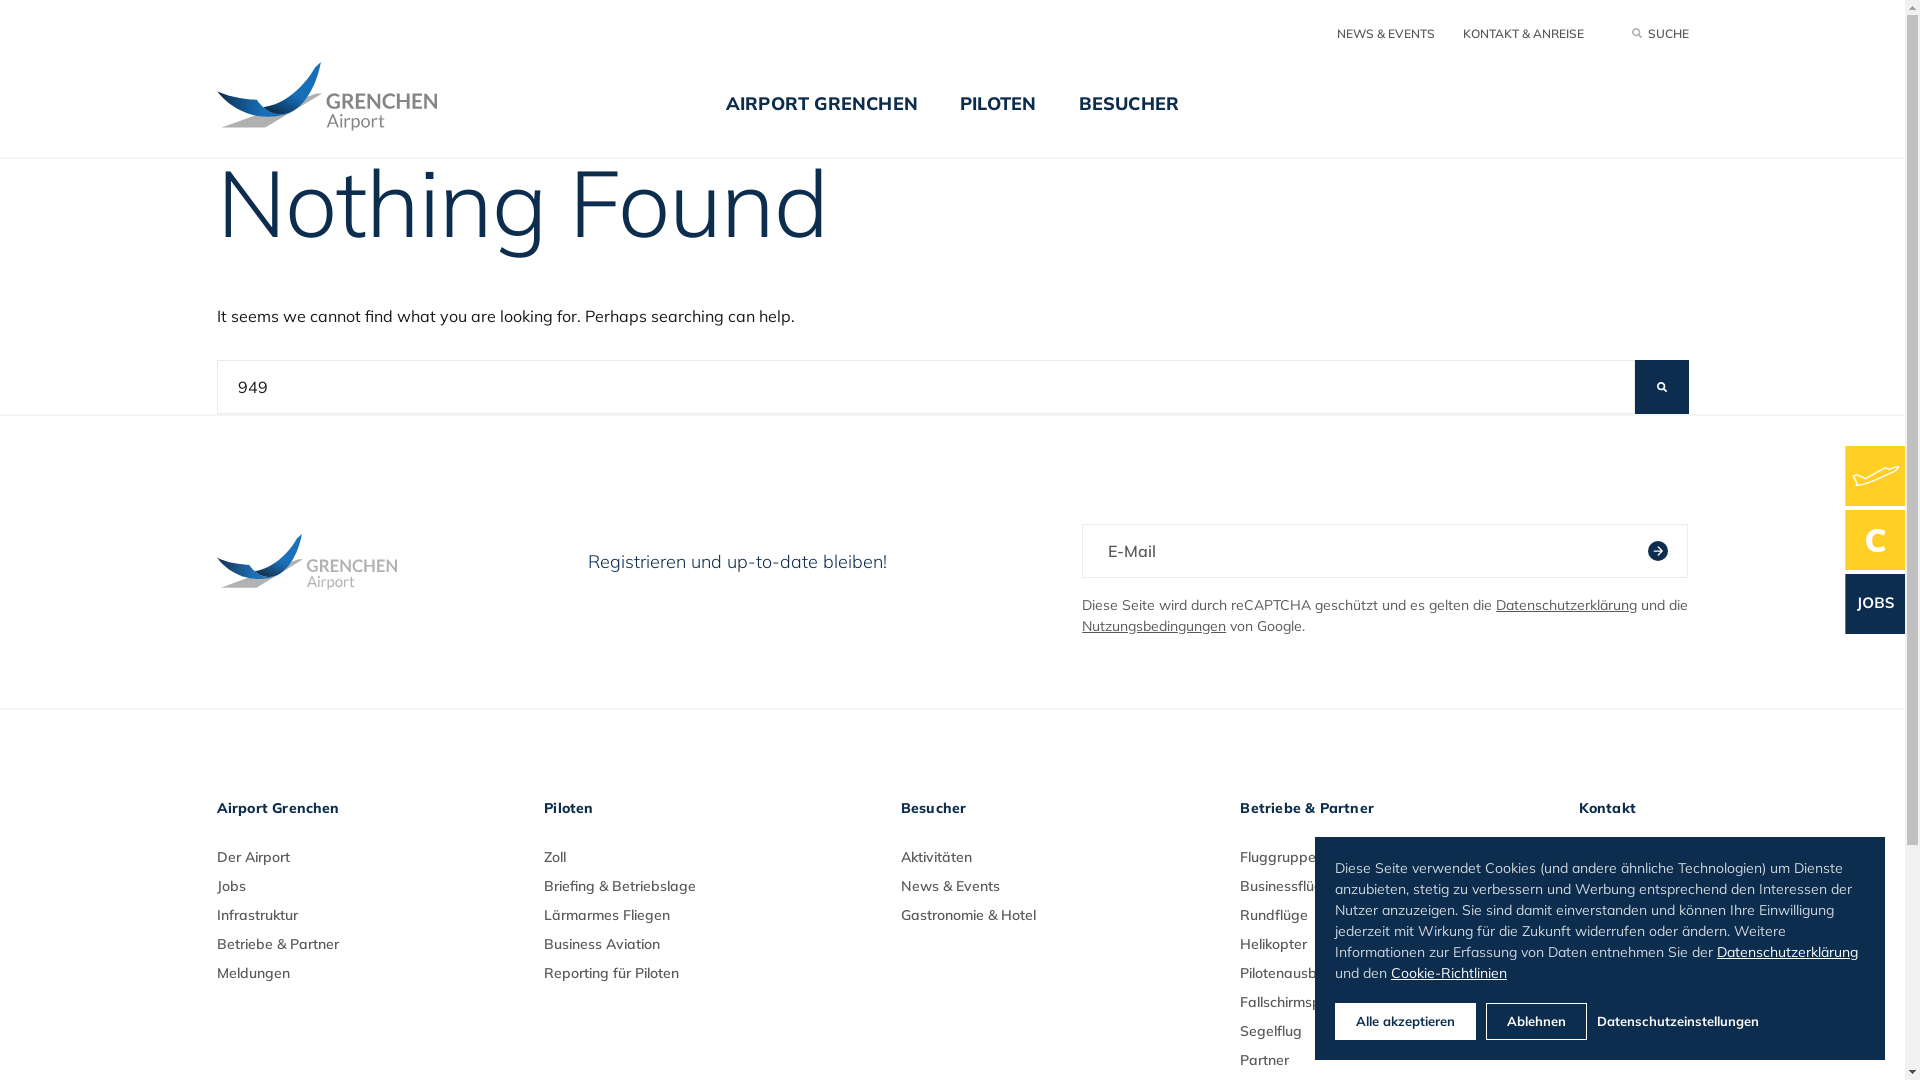 The height and width of the screenshot is (1080, 1920). What do you see at coordinates (555, 855) in the screenshot?
I see `'Zoll'` at bounding box center [555, 855].